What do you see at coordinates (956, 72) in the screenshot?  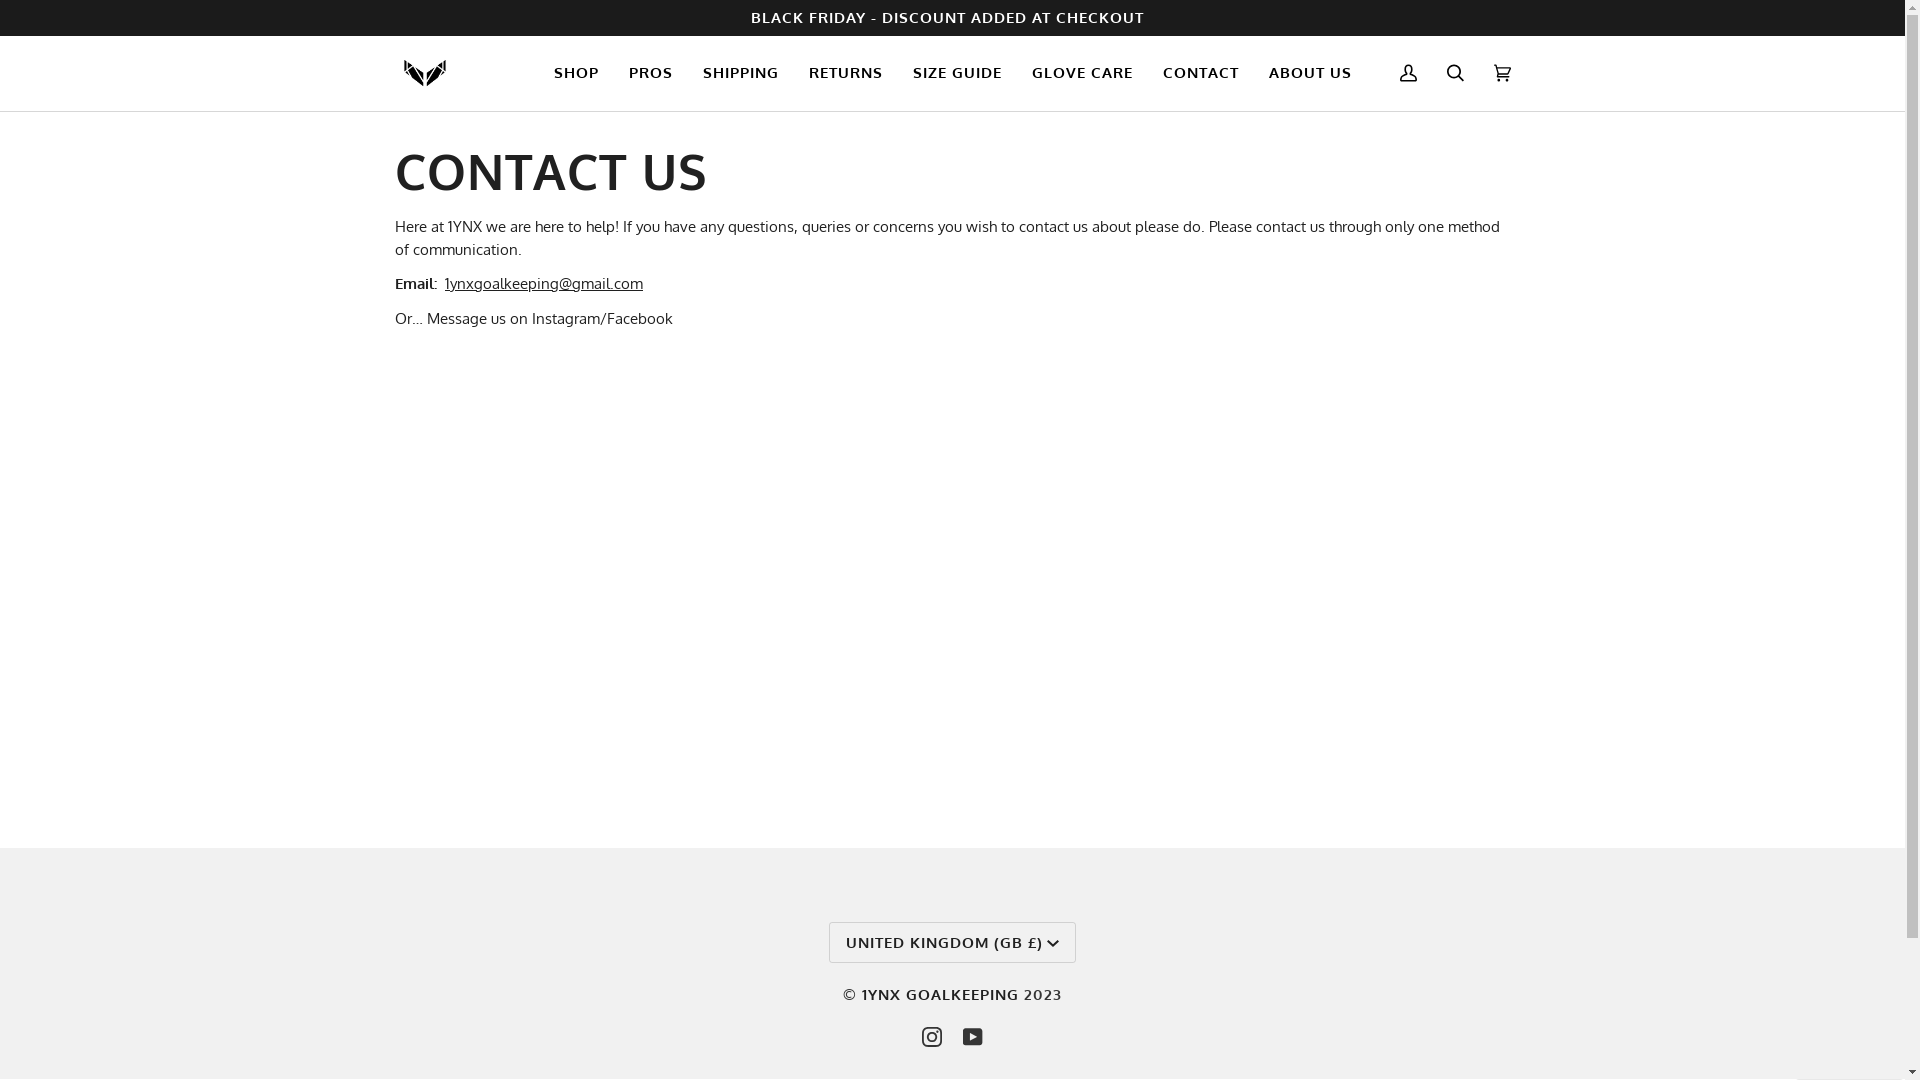 I see `'SIZE GUIDE'` at bounding box center [956, 72].